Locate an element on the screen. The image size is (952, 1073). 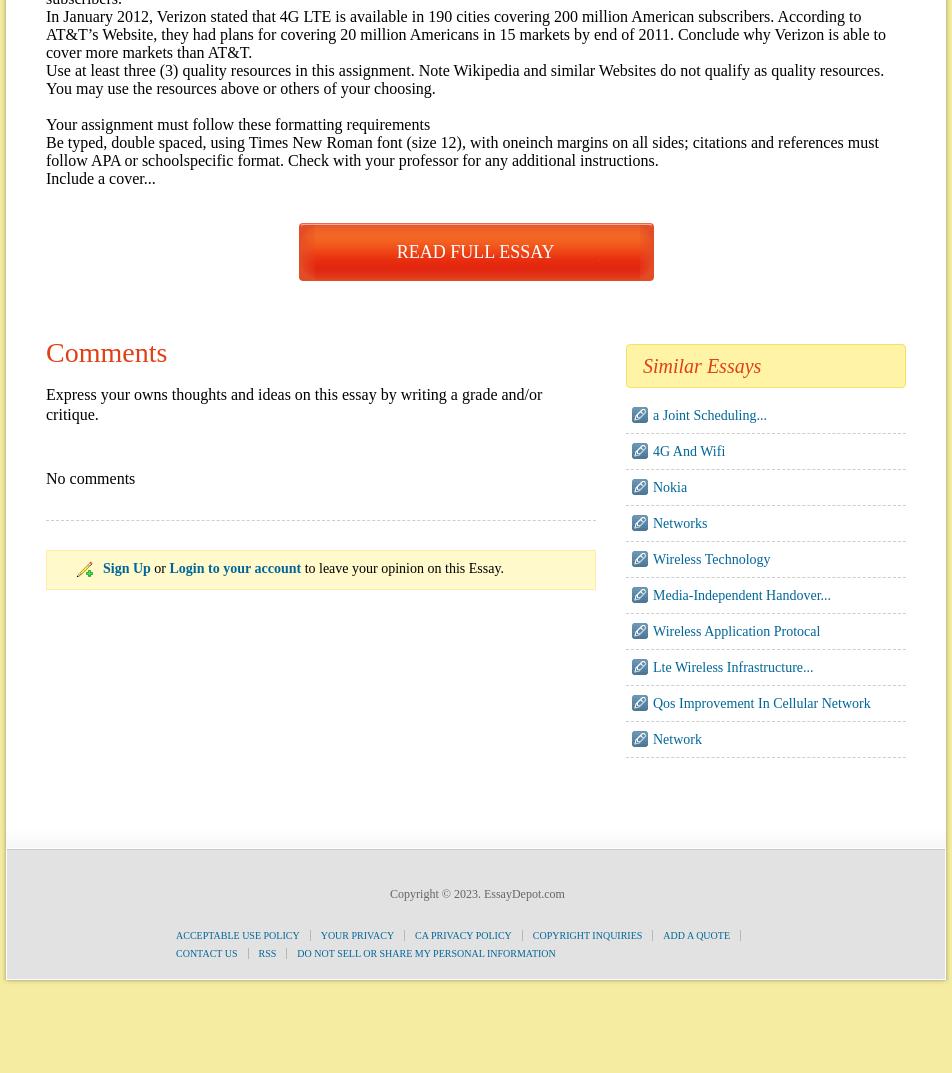
'RSS' is located at coordinates (257, 953).